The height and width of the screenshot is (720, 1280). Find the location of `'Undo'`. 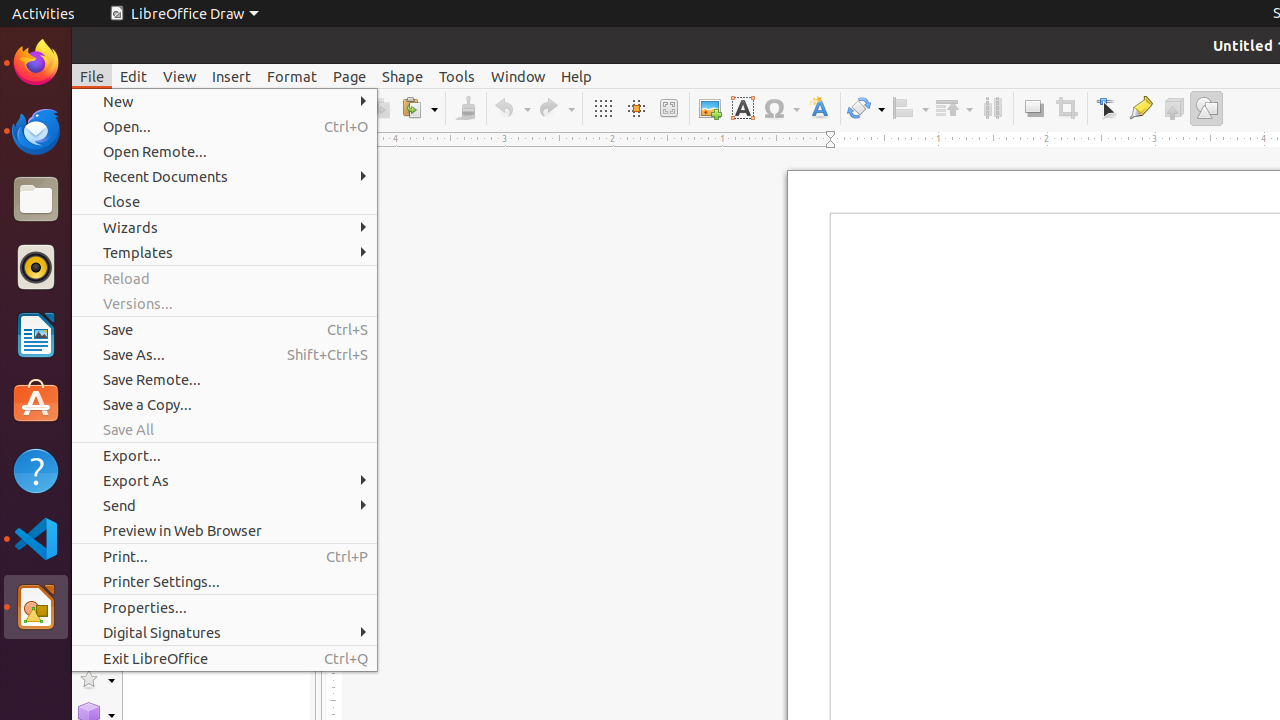

'Undo' is located at coordinates (512, 108).